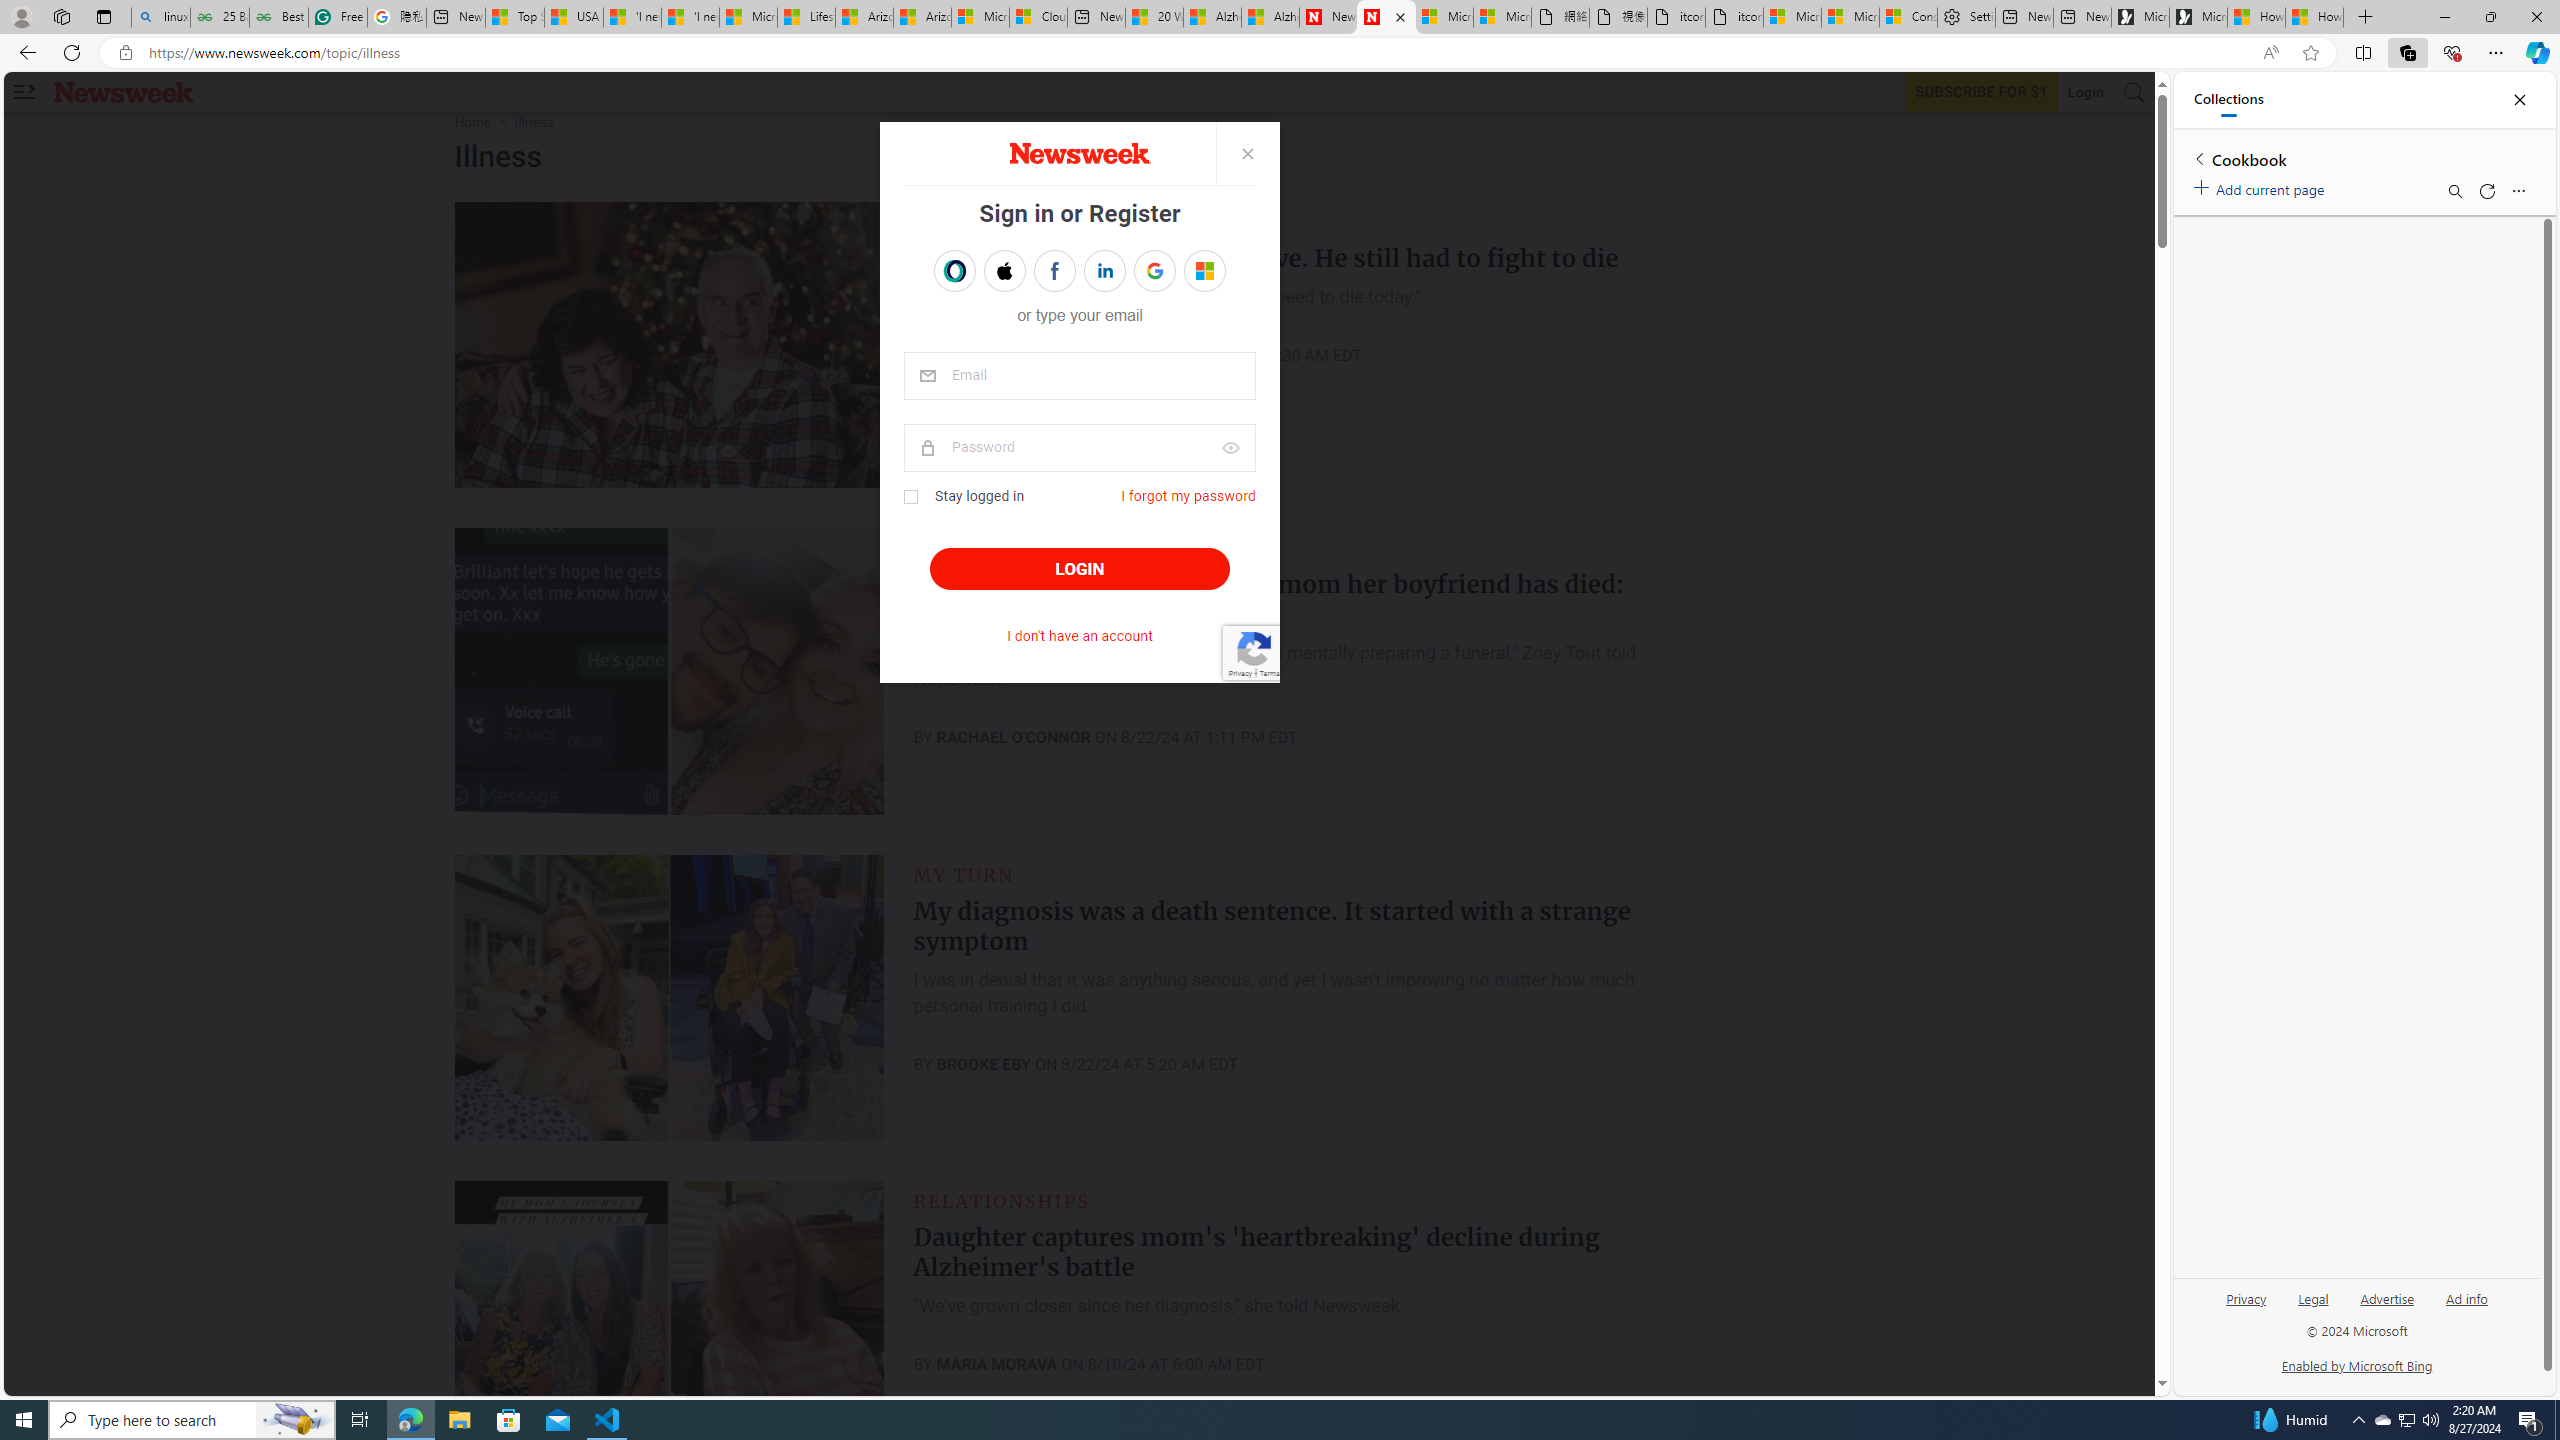 The image size is (2560, 1440). What do you see at coordinates (806, 16) in the screenshot?
I see `'Lifestyle - MSN'` at bounding box center [806, 16].